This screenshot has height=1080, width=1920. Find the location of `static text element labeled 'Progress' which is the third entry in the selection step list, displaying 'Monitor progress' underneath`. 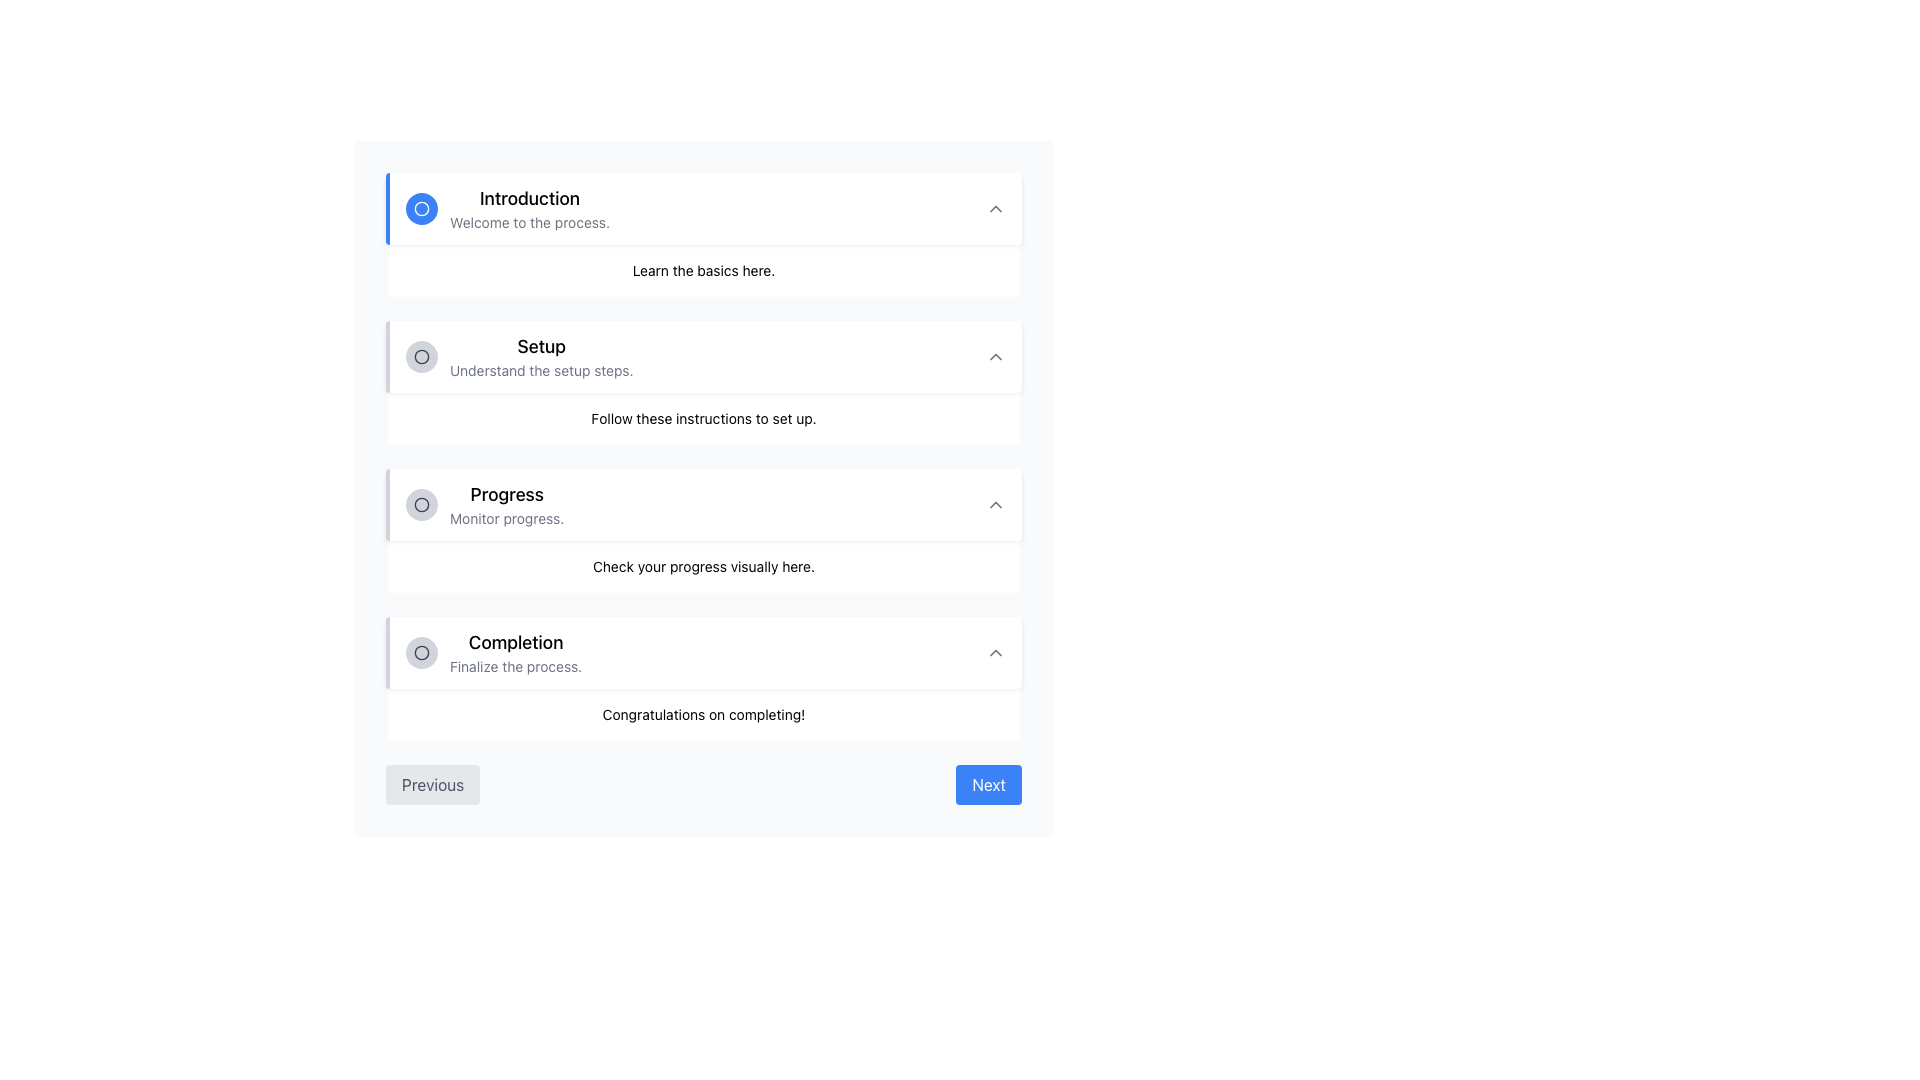

static text element labeled 'Progress' which is the third entry in the selection step list, displaying 'Monitor progress' underneath is located at coordinates (507, 504).